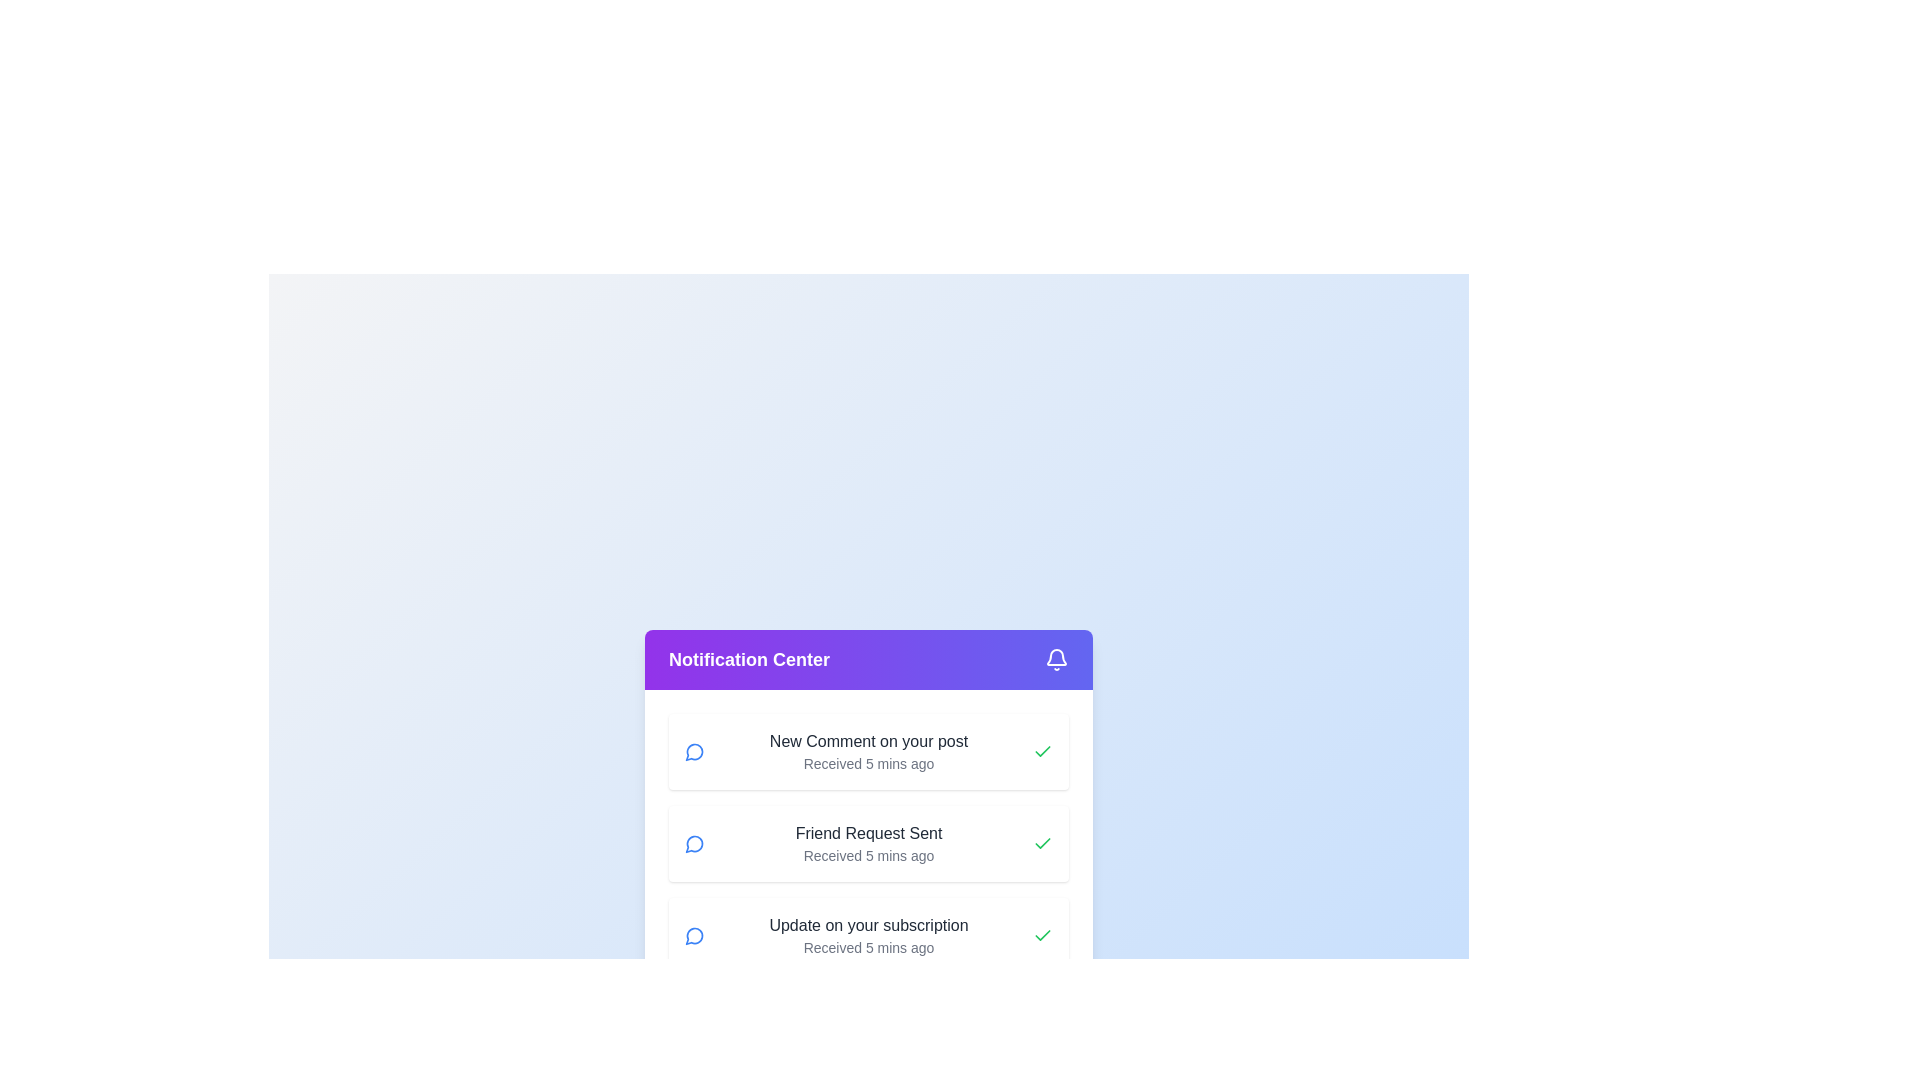 This screenshot has width=1920, height=1080. What do you see at coordinates (868, 813) in the screenshot?
I see `the Notification card element that displays 'Friend Request Sent' with a timestamp 'Received 5 mins ago'. This card is the second in a vertical stack of notifications in the notification center` at bounding box center [868, 813].